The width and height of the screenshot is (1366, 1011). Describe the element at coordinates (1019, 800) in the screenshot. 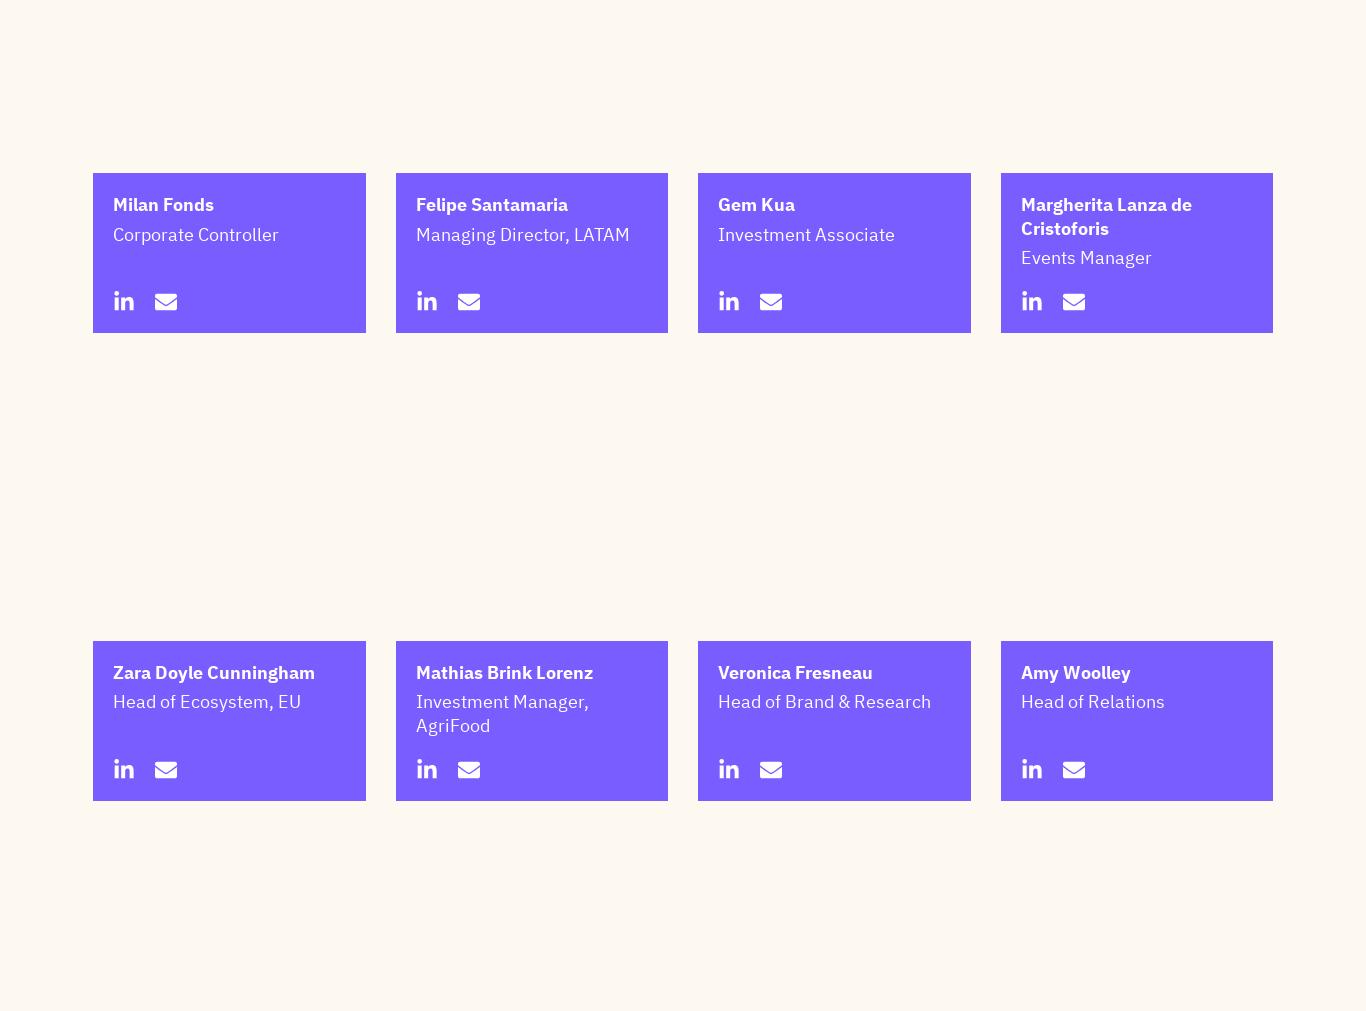

I see `'Head of Relations'` at that location.